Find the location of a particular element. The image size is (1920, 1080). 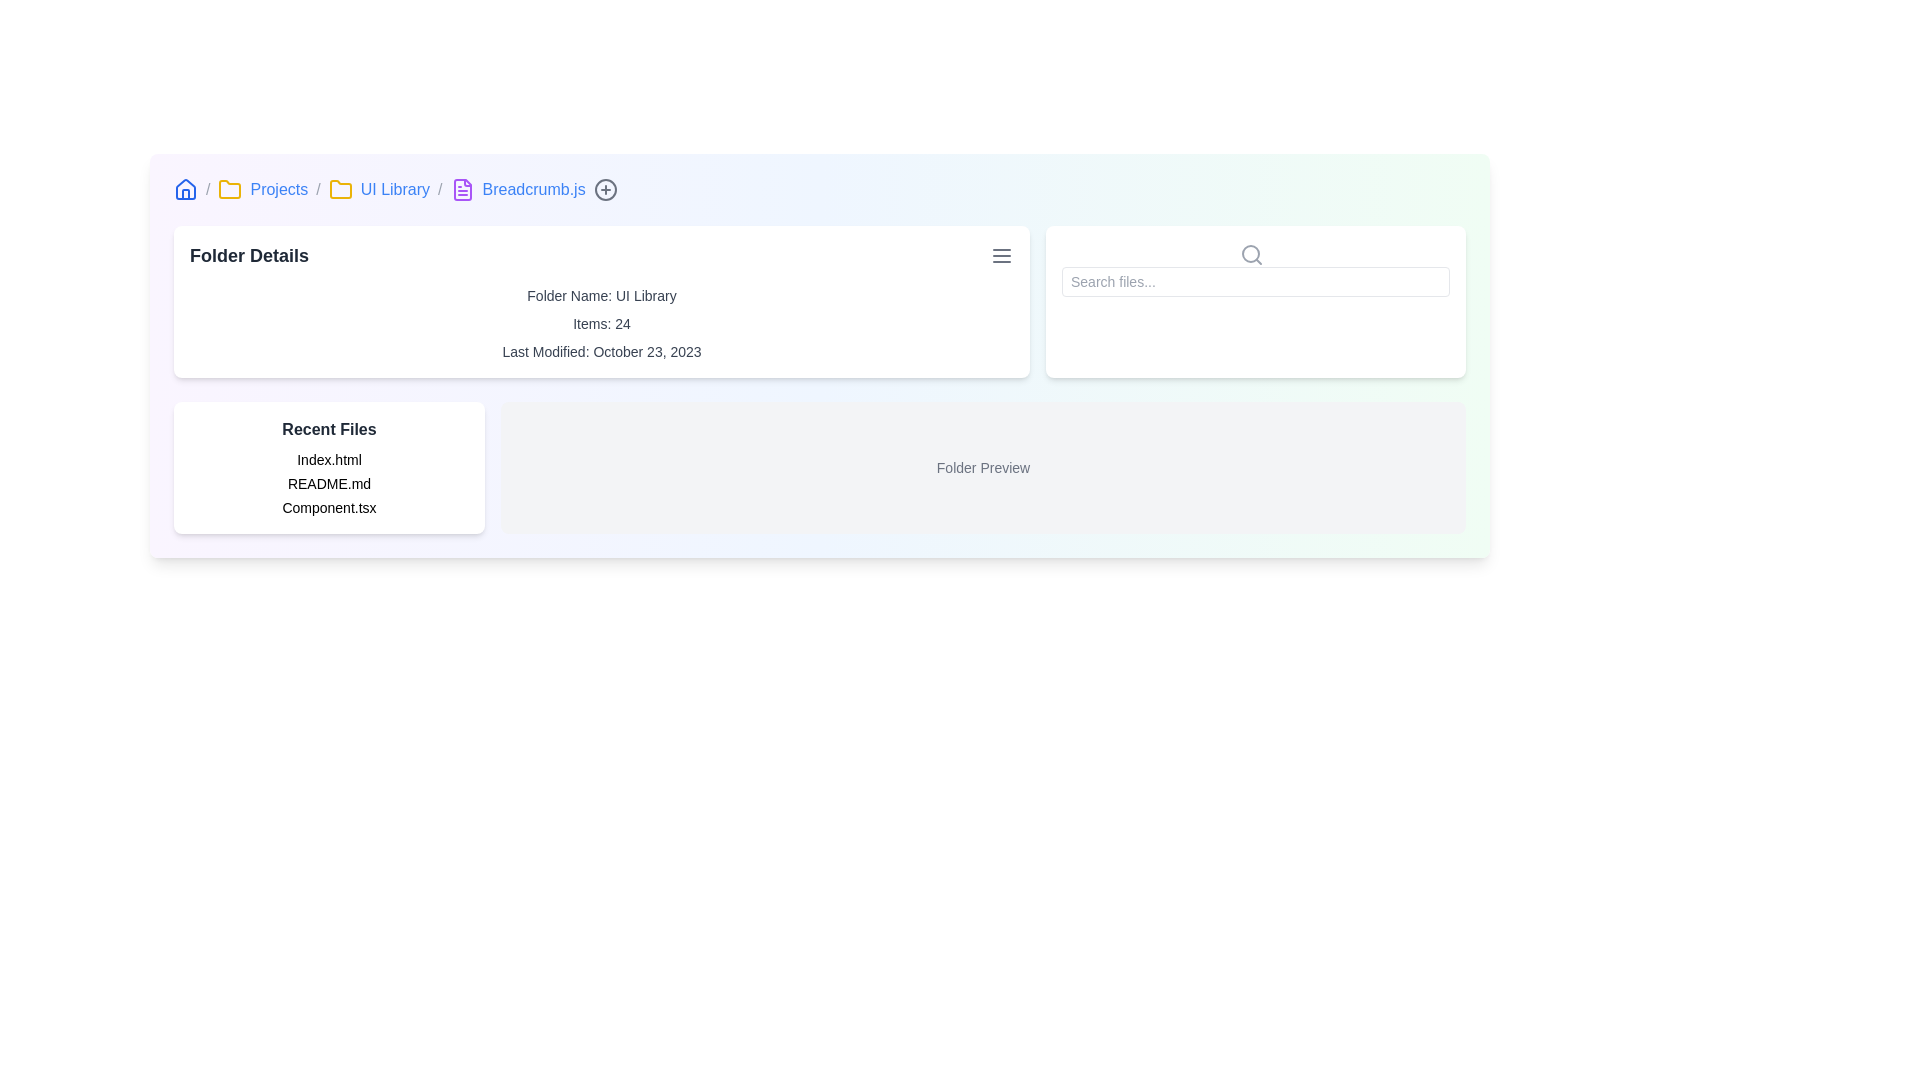

the folder icon located as the second icon in the breadcrumb navigation bar, positioned between the home icon and the text labeled 'Projects' is located at coordinates (230, 189).